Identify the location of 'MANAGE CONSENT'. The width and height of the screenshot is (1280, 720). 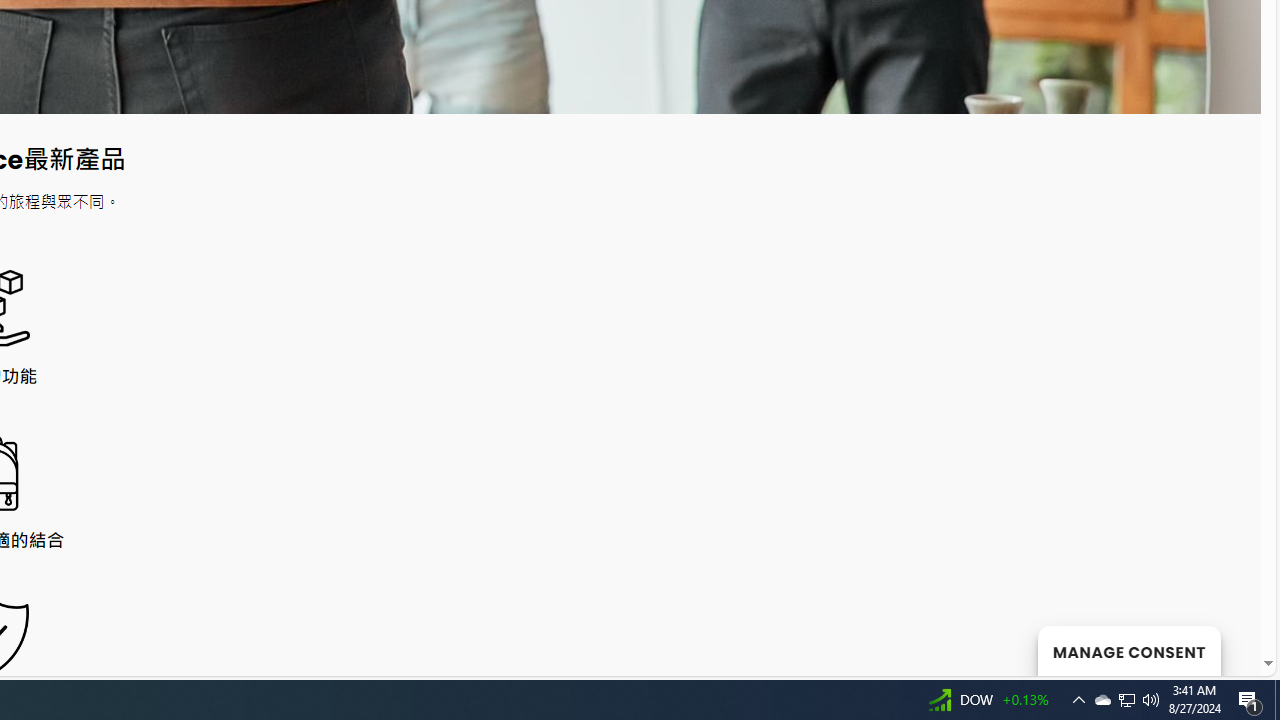
(1128, 650).